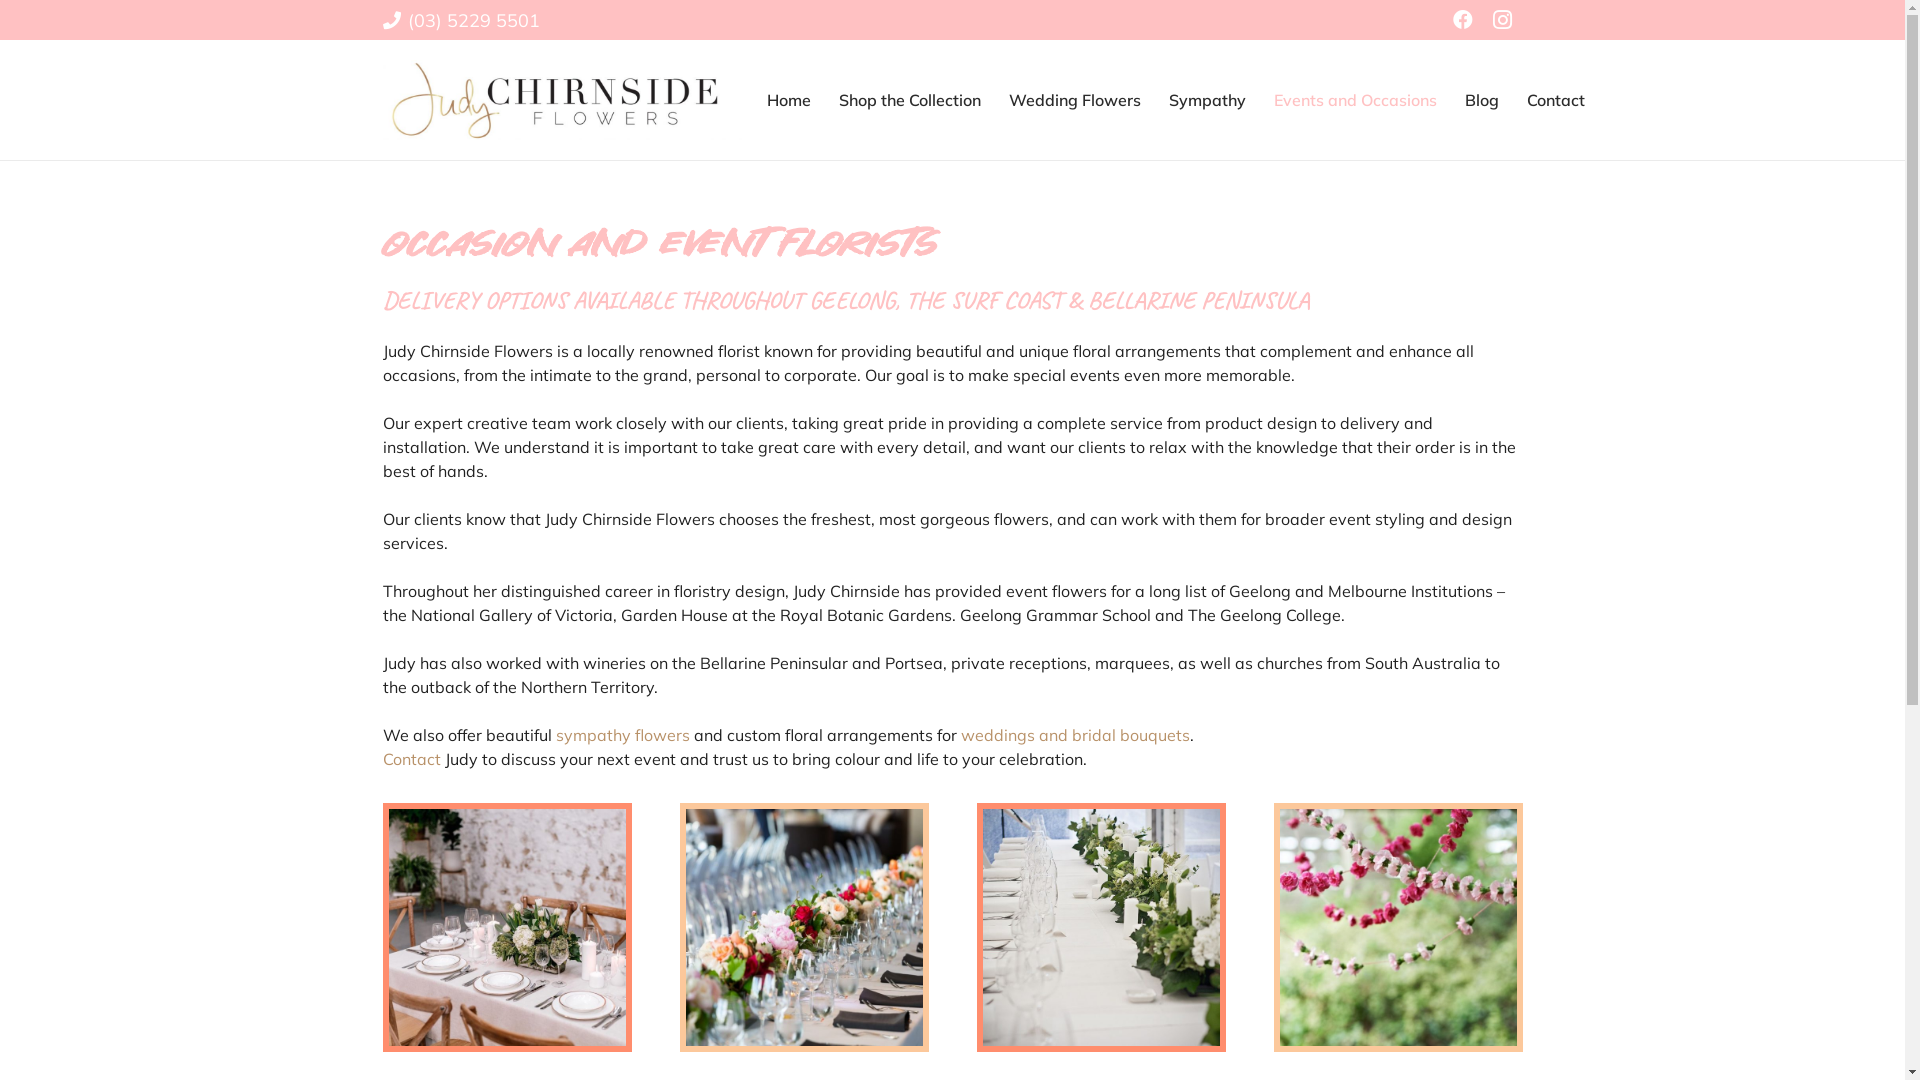  What do you see at coordinates (787, 100) in the screenshot?
I see `'Home'` at bounding box center [787, 100].